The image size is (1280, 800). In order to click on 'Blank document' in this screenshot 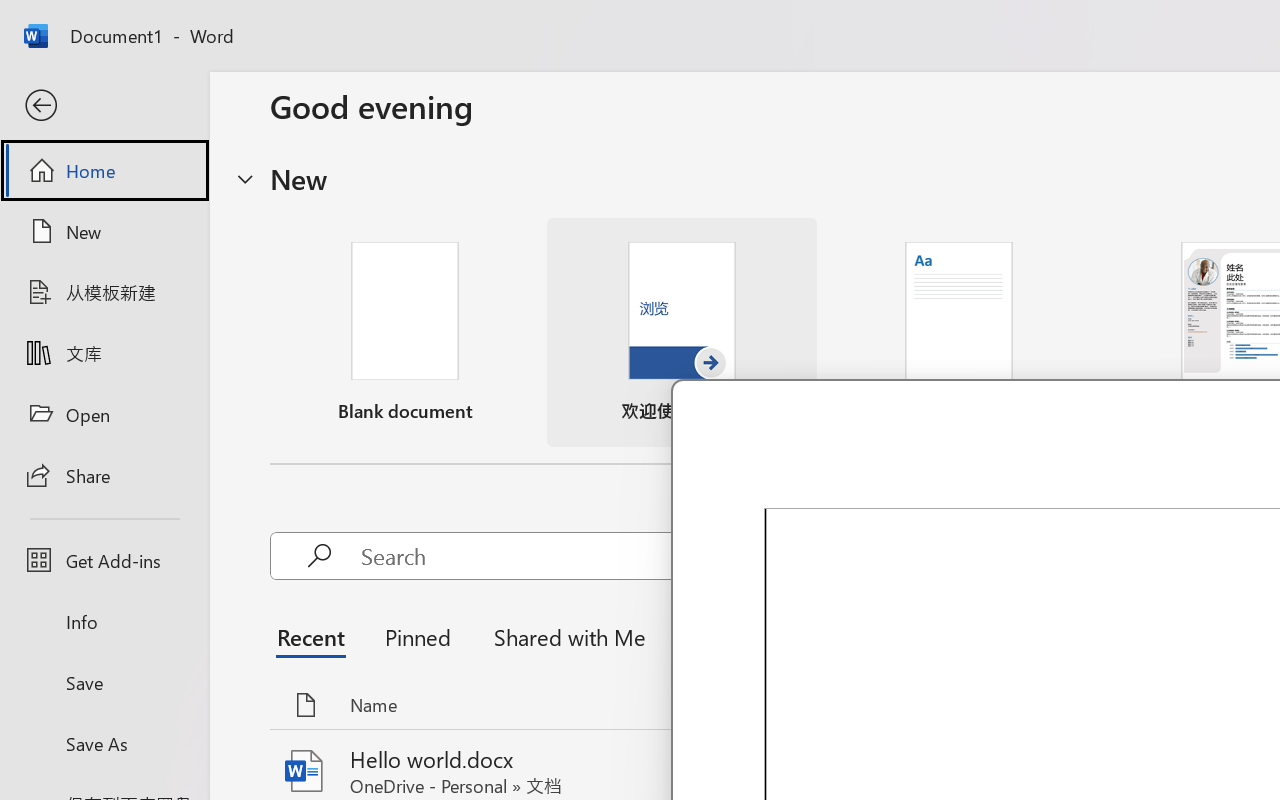, I will do `click(404, 331)`.